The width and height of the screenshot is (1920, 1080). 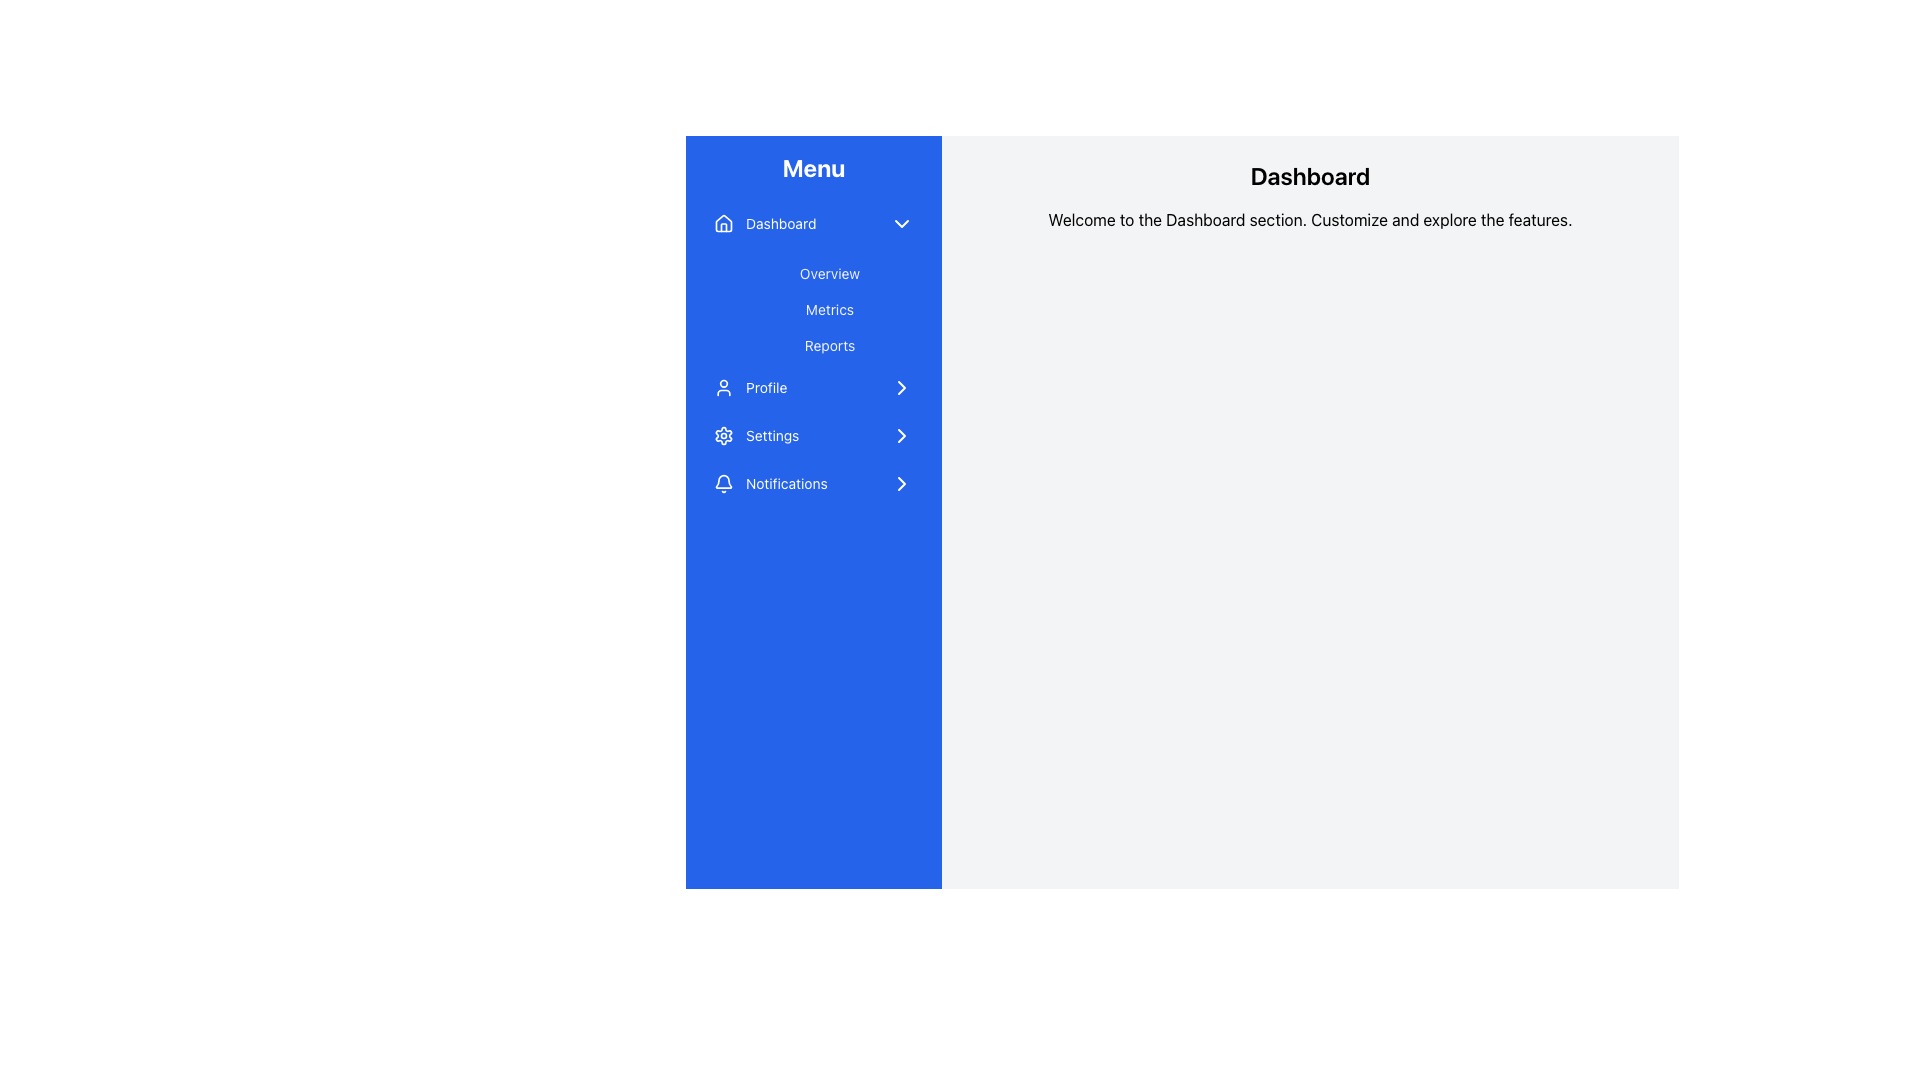 What do you see at coordinates (901, 434) in the screenshot?
I see `the rightward arrow icon indicating navigation in the 'Settings' menu entry, which is styled in white on a blue background and located at the rightmost section of the menu` at bounding box center [901, 434].